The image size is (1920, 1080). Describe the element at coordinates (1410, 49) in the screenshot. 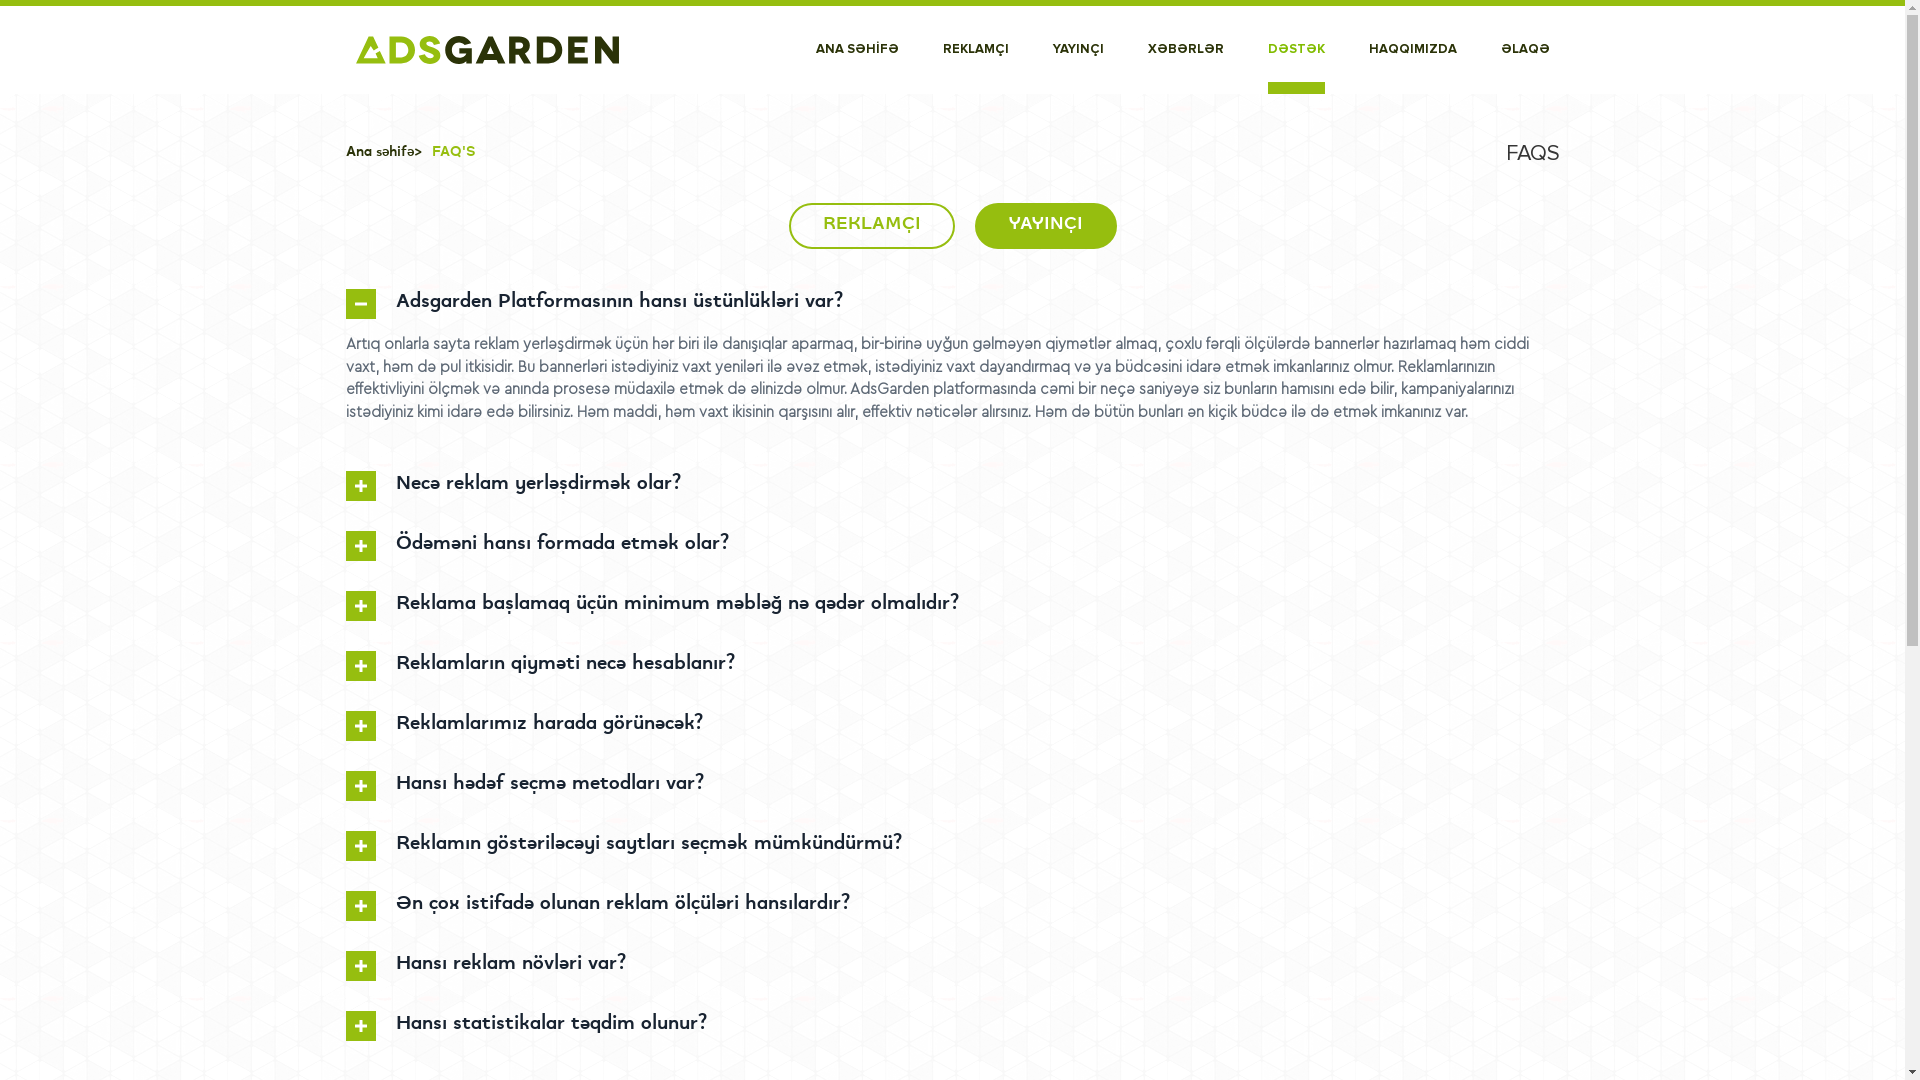

I see `'HAQQIMIZDA'` at that location.